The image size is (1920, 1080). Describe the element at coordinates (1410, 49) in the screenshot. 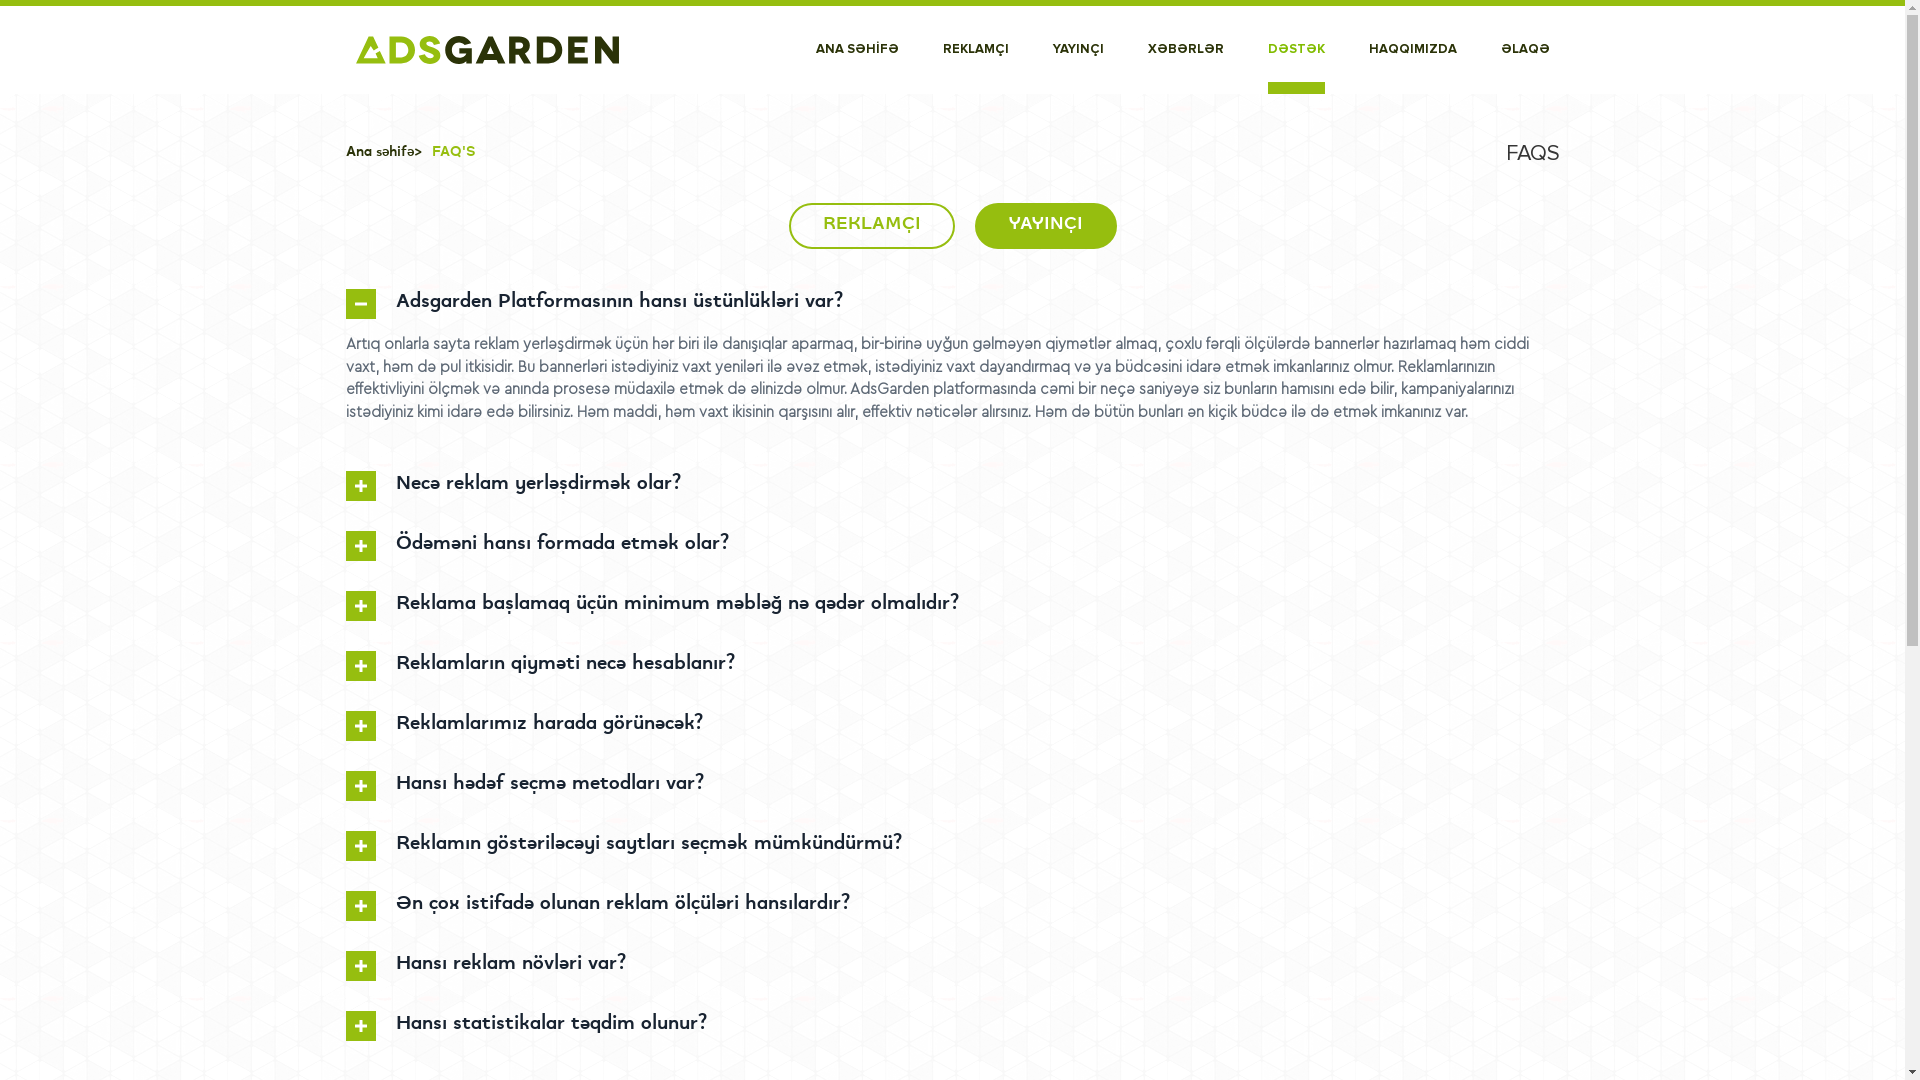

I see `'HAQQIMIZDA'` at that location.